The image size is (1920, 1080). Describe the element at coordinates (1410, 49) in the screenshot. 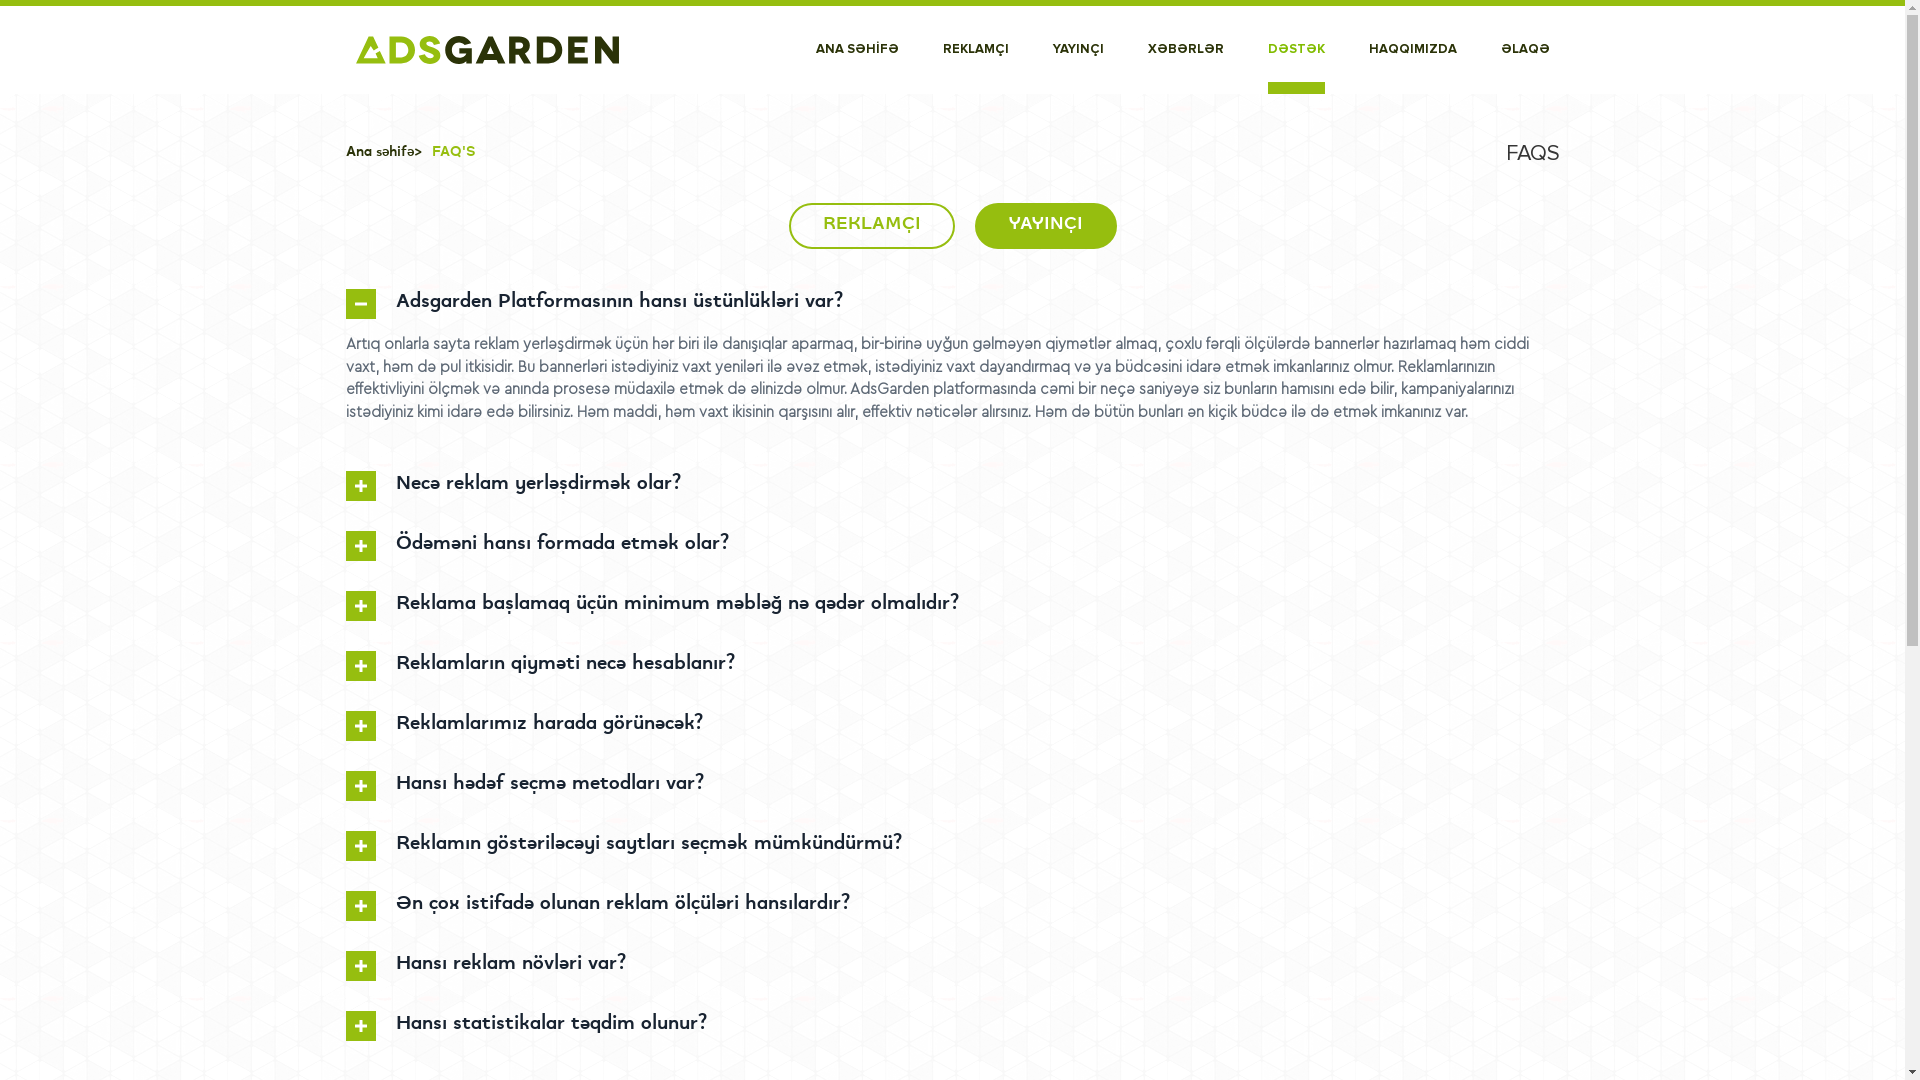

I see `'HAQQIMIZDA'` at that location.